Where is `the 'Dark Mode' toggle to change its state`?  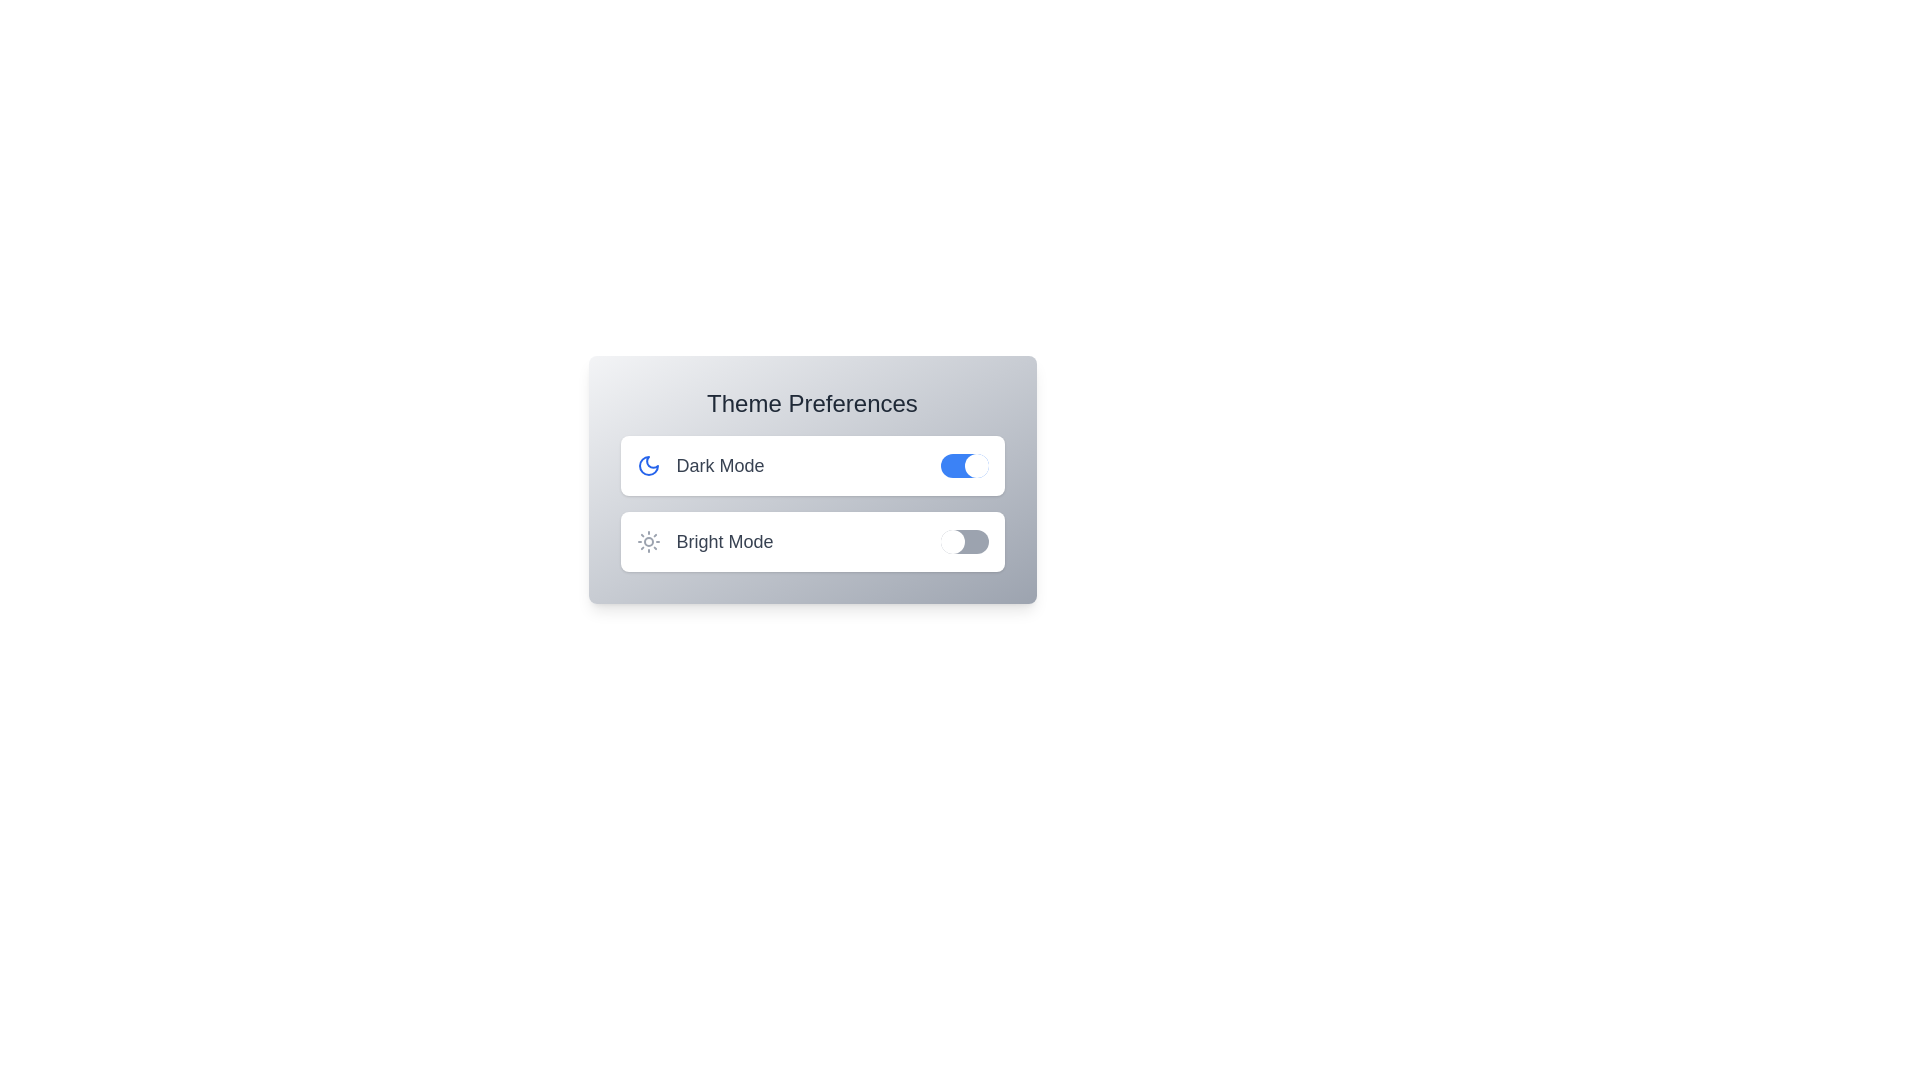
the 'Dark Mode' toggle to change its state is located at coordinates (964, 466).